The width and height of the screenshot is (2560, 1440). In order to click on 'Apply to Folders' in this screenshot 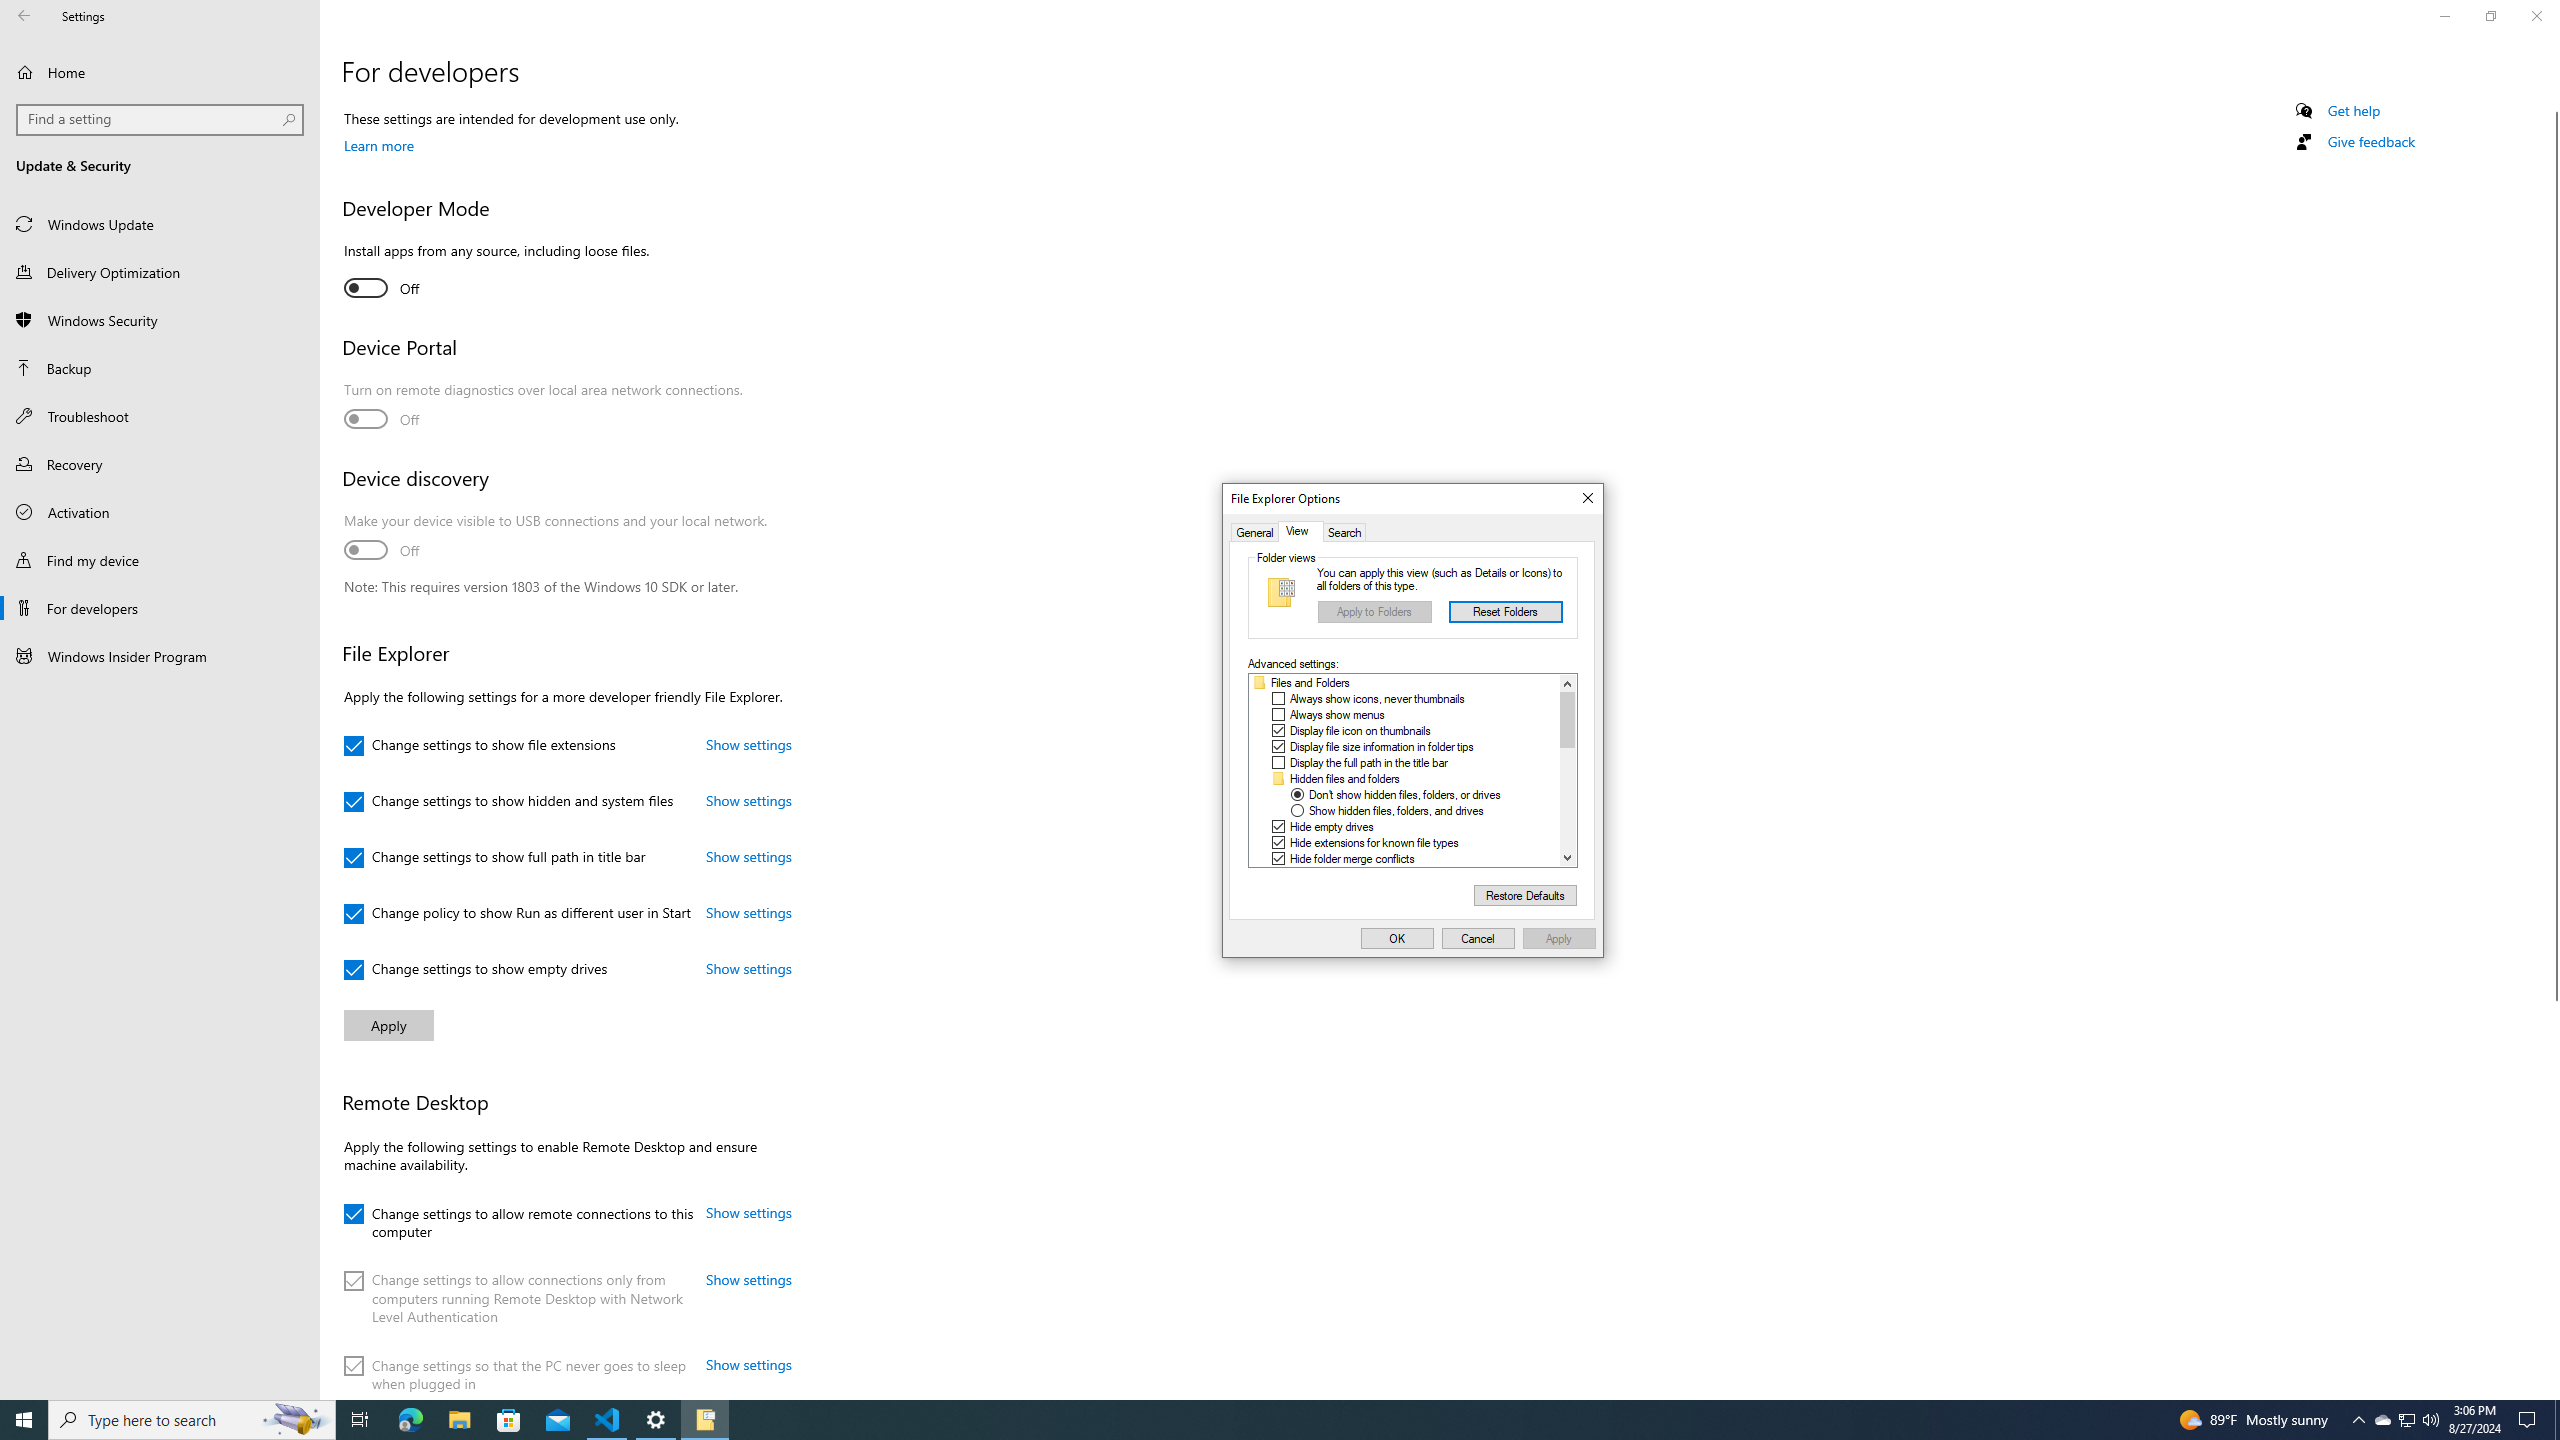, I will do `click(1373, 612)`.